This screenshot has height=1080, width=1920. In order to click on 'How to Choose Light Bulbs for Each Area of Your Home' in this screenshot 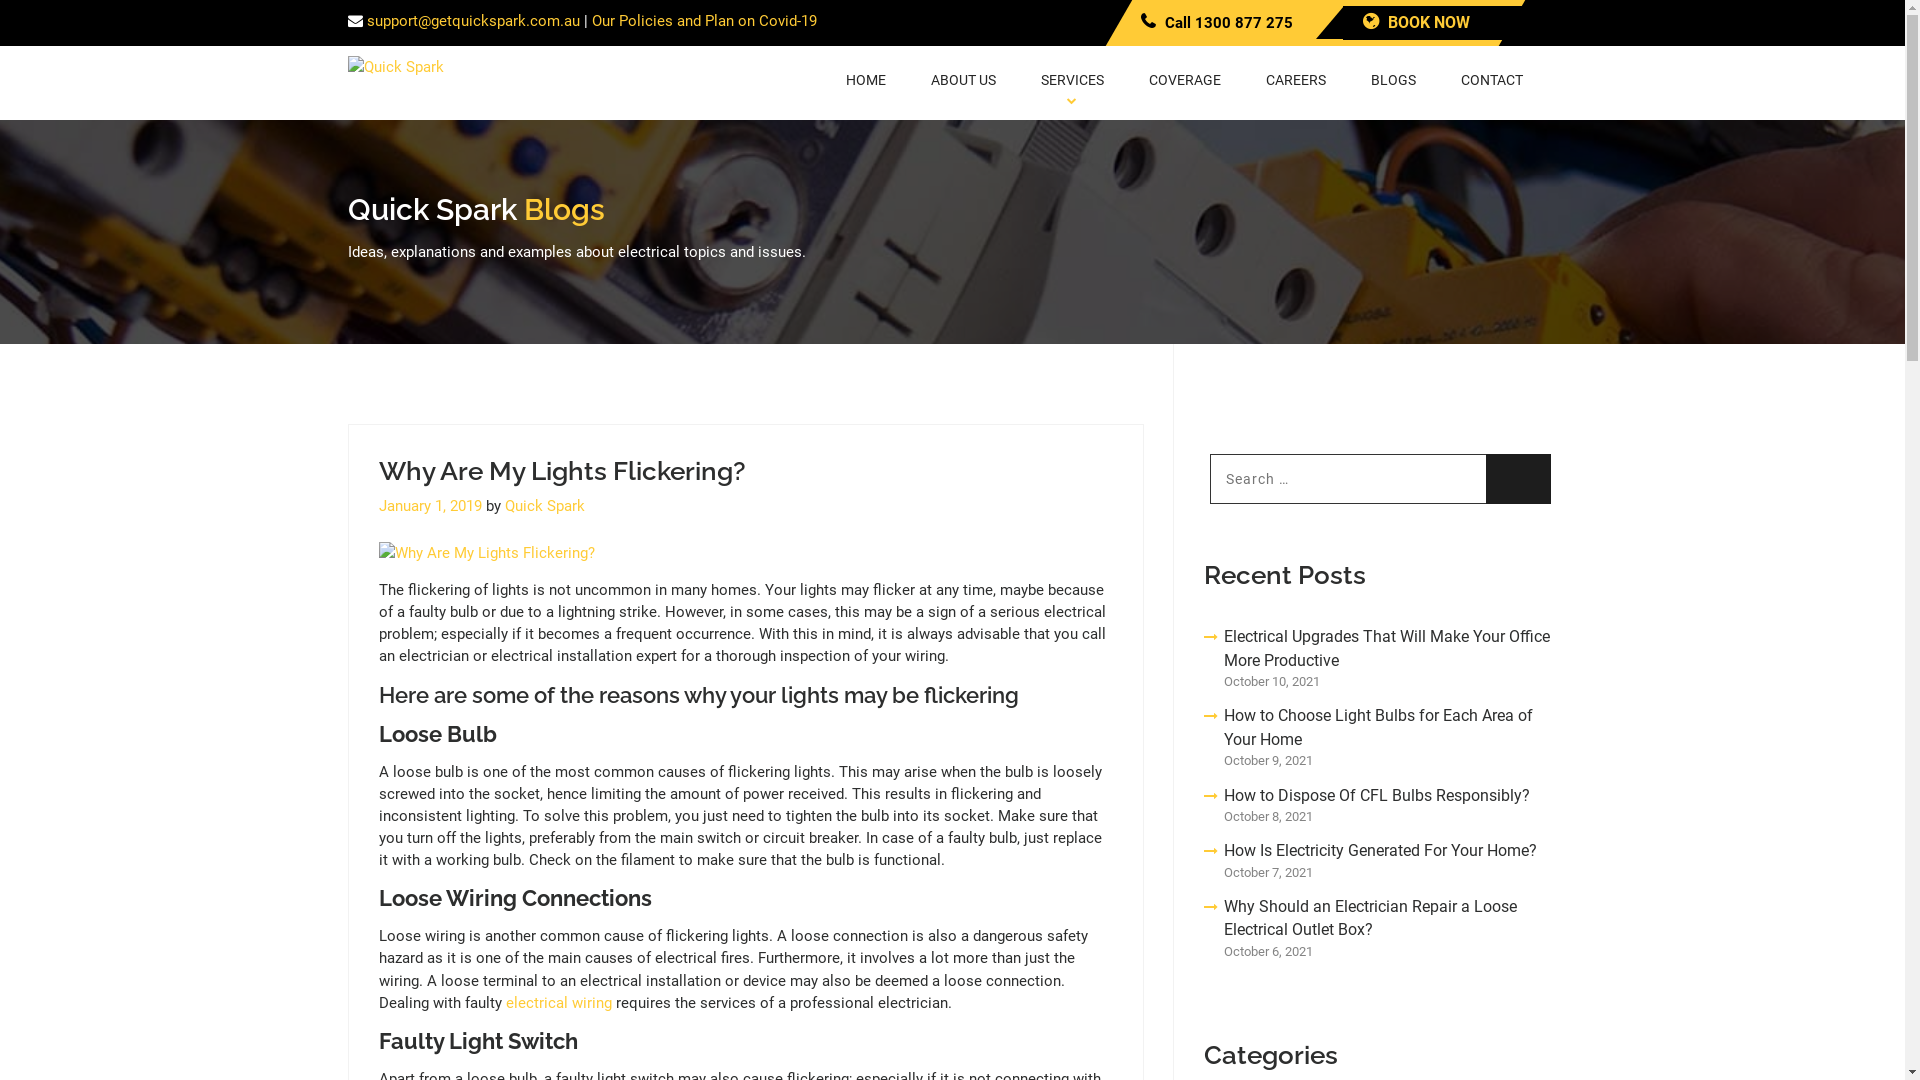, I will do `click(1377, 727)`.